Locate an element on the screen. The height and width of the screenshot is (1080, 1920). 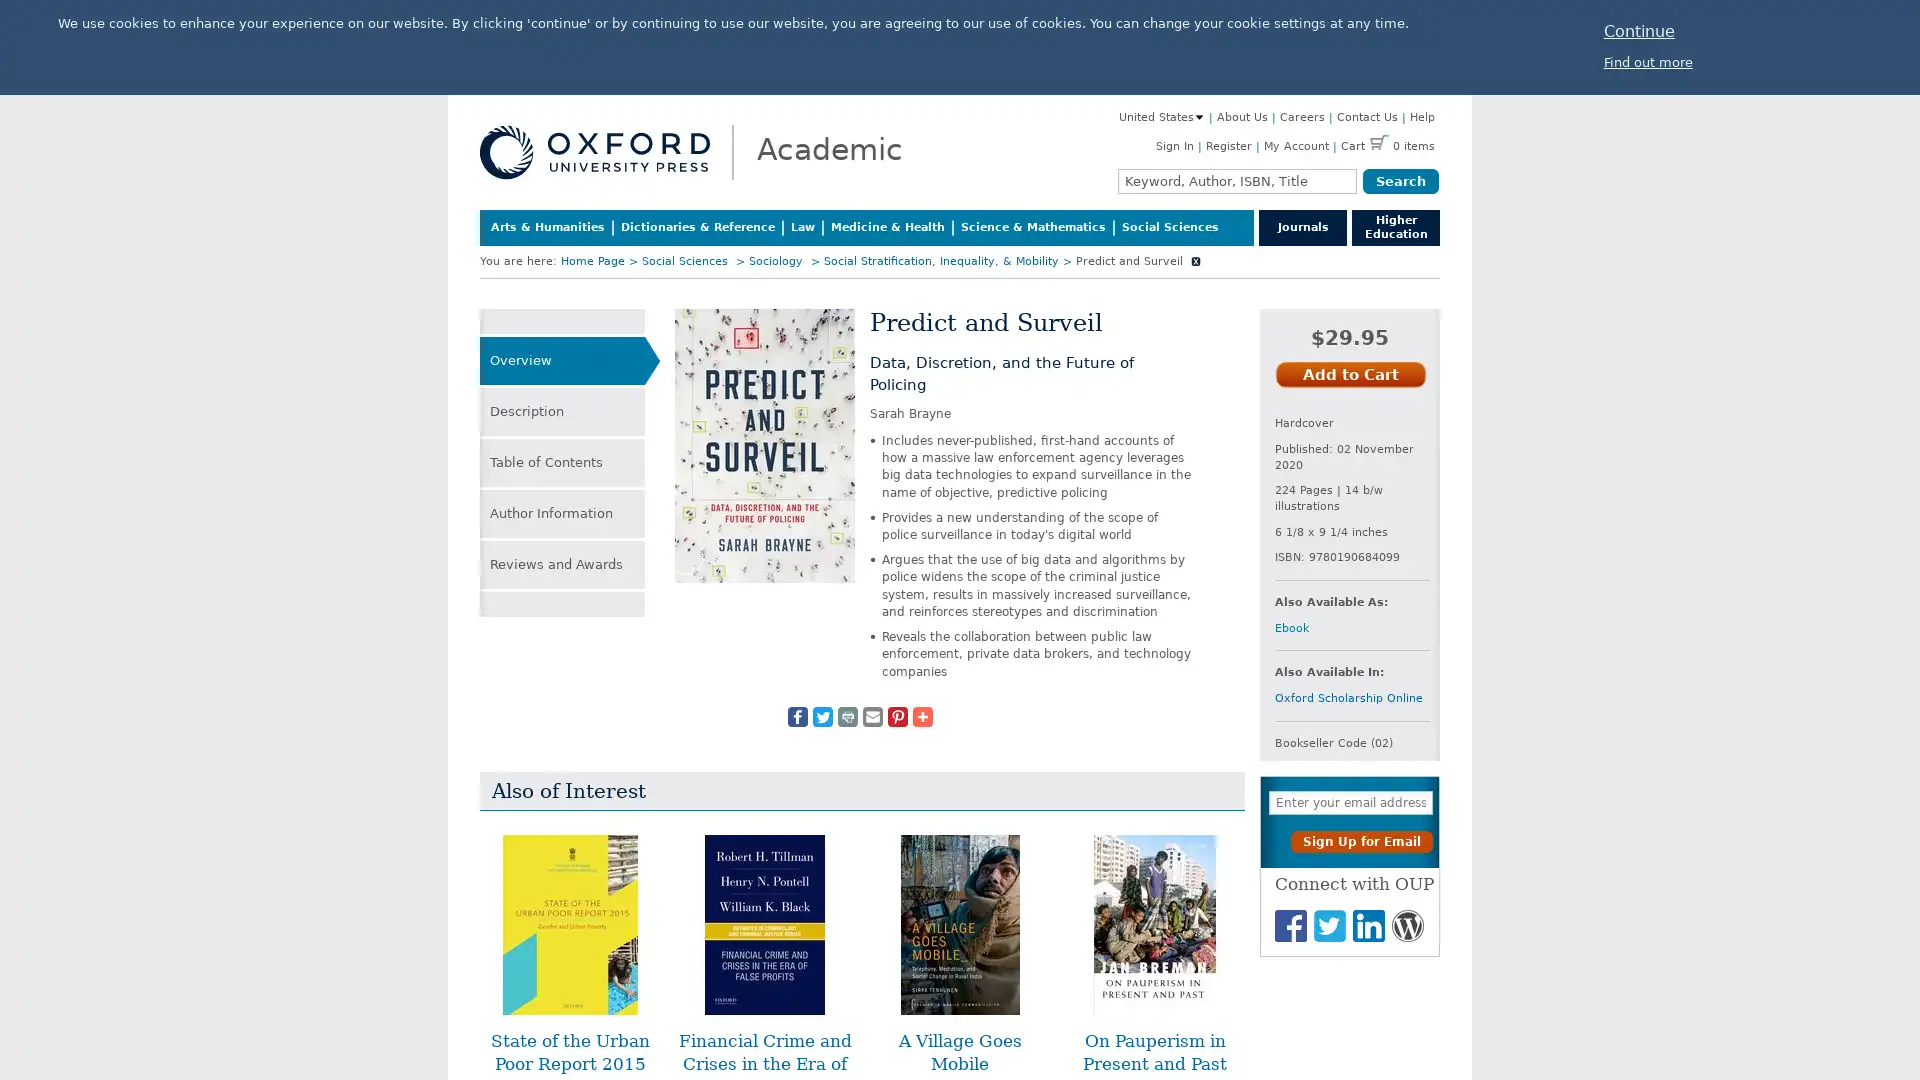
Share to Email is located at coordinates (872, 715).